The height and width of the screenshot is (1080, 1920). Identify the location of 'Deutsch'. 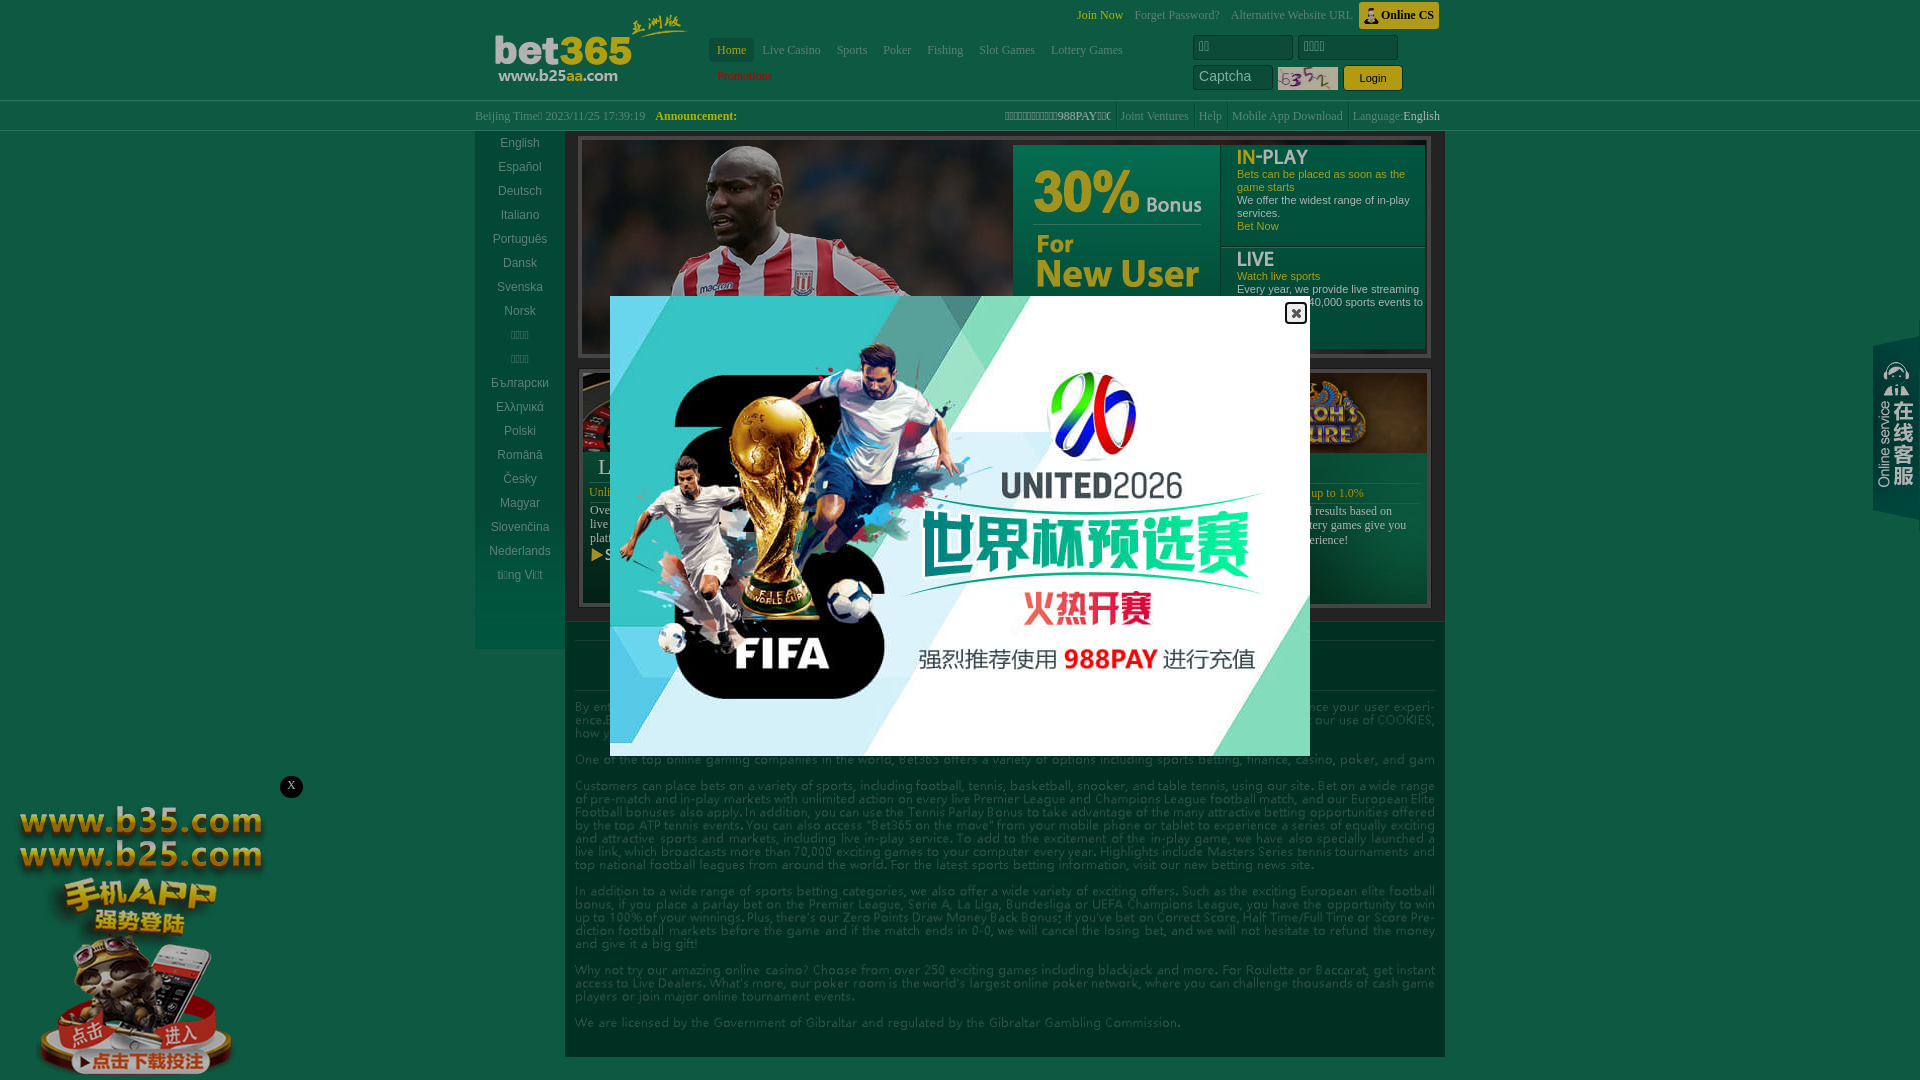
(519, 191).